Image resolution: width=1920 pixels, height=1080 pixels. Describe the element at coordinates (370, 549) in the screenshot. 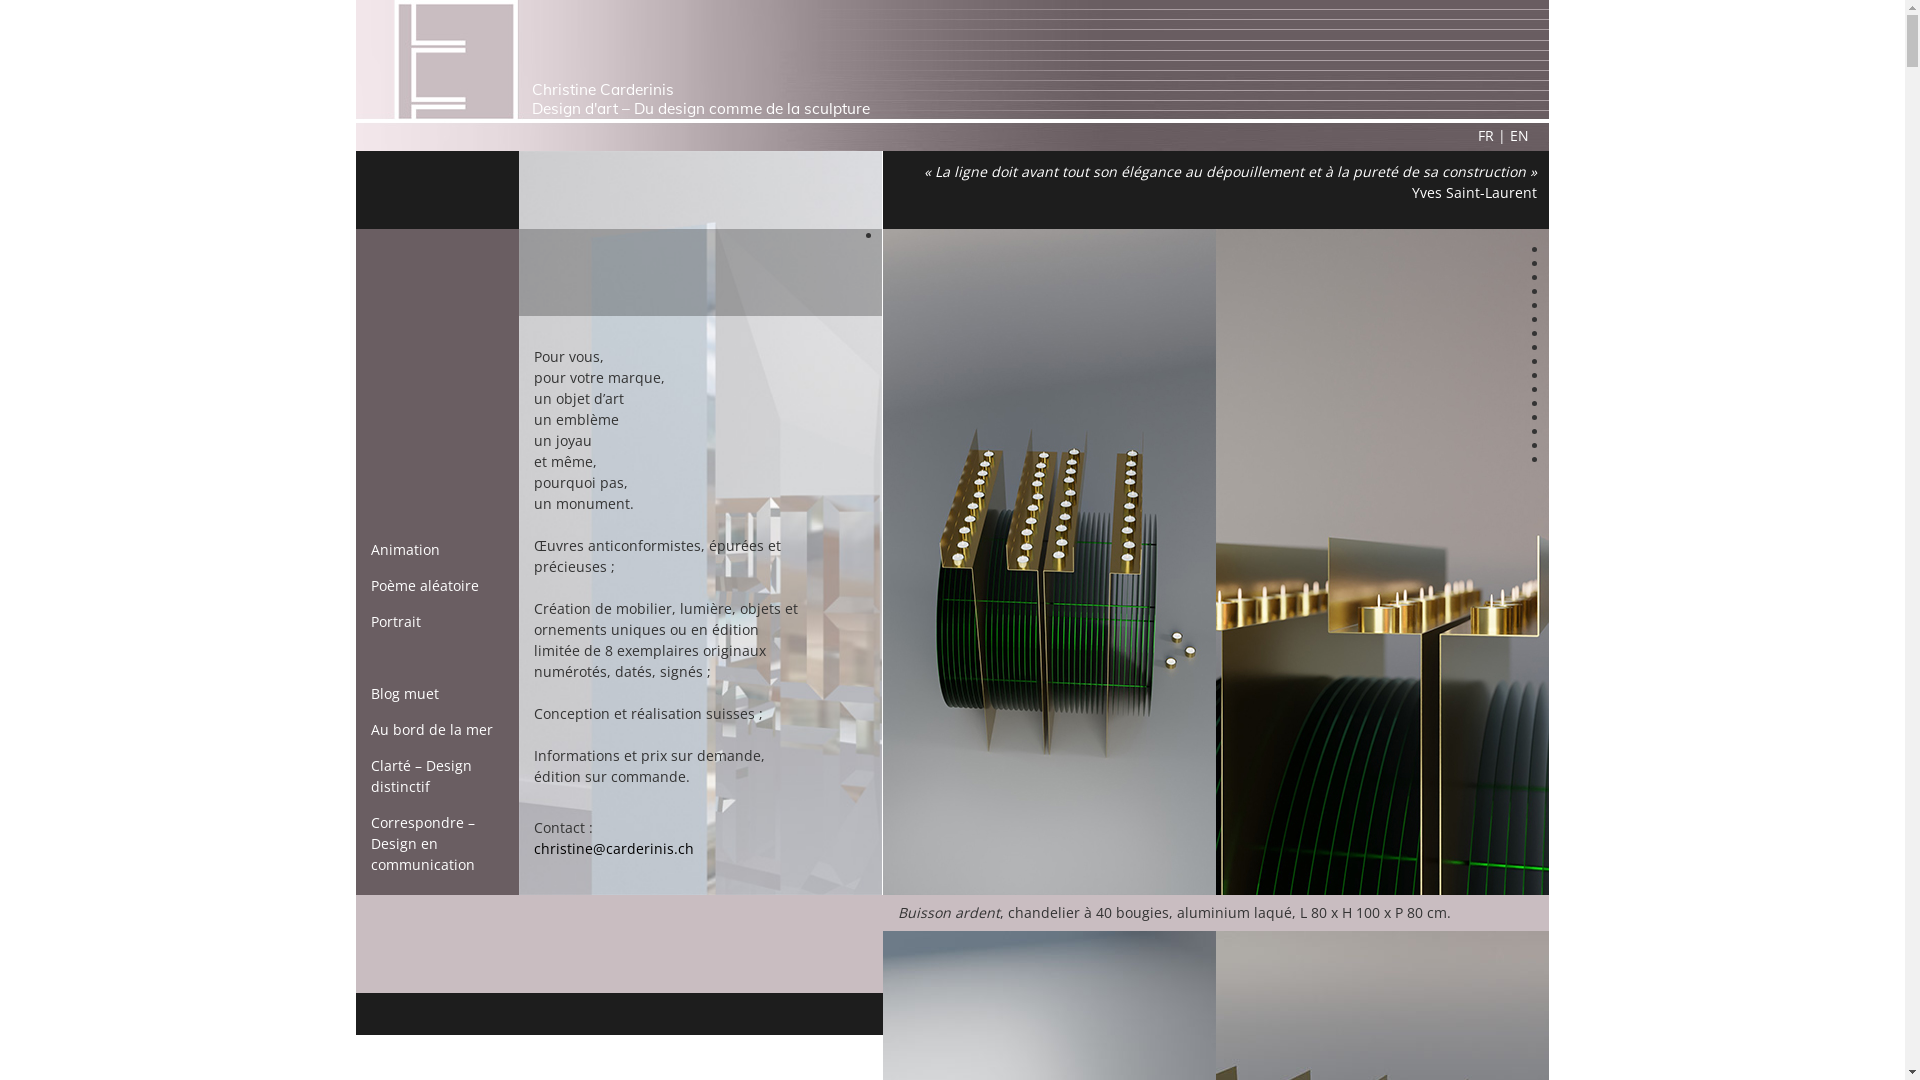

I see `'Animation'` at that location.